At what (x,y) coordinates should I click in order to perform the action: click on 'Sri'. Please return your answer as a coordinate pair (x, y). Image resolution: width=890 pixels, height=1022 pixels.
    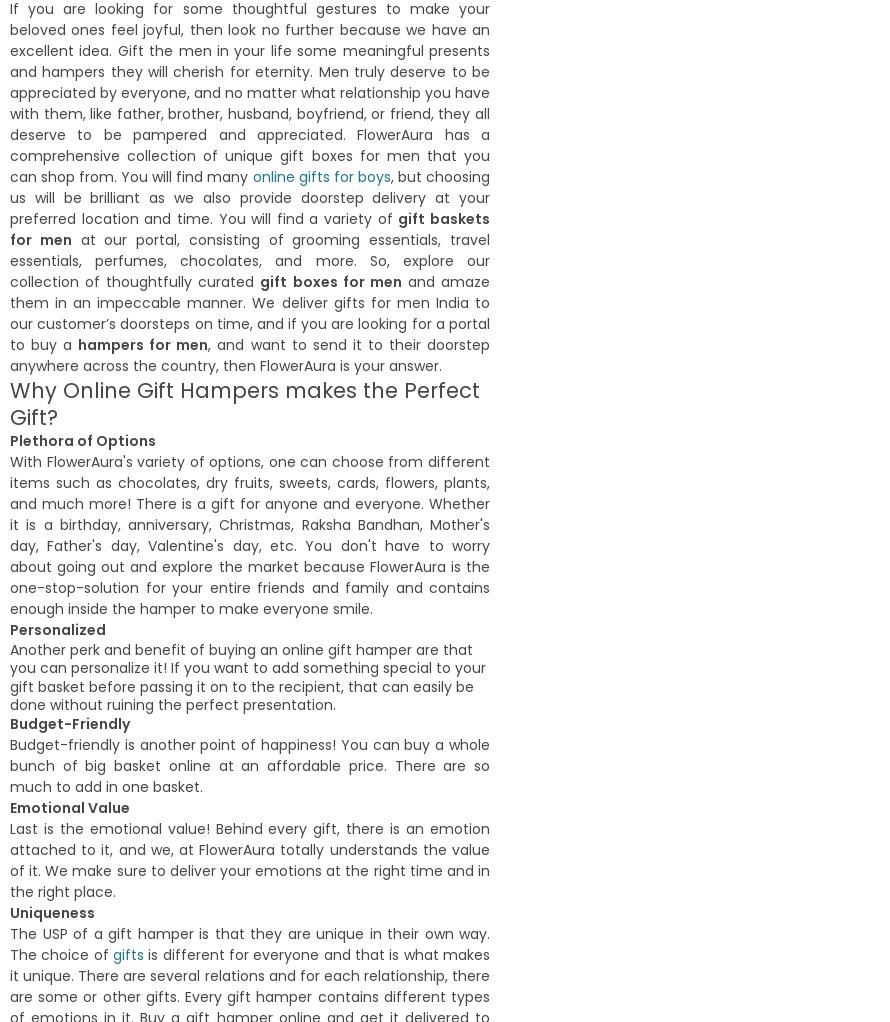
    Looking at the image, I should click on (275, 103).